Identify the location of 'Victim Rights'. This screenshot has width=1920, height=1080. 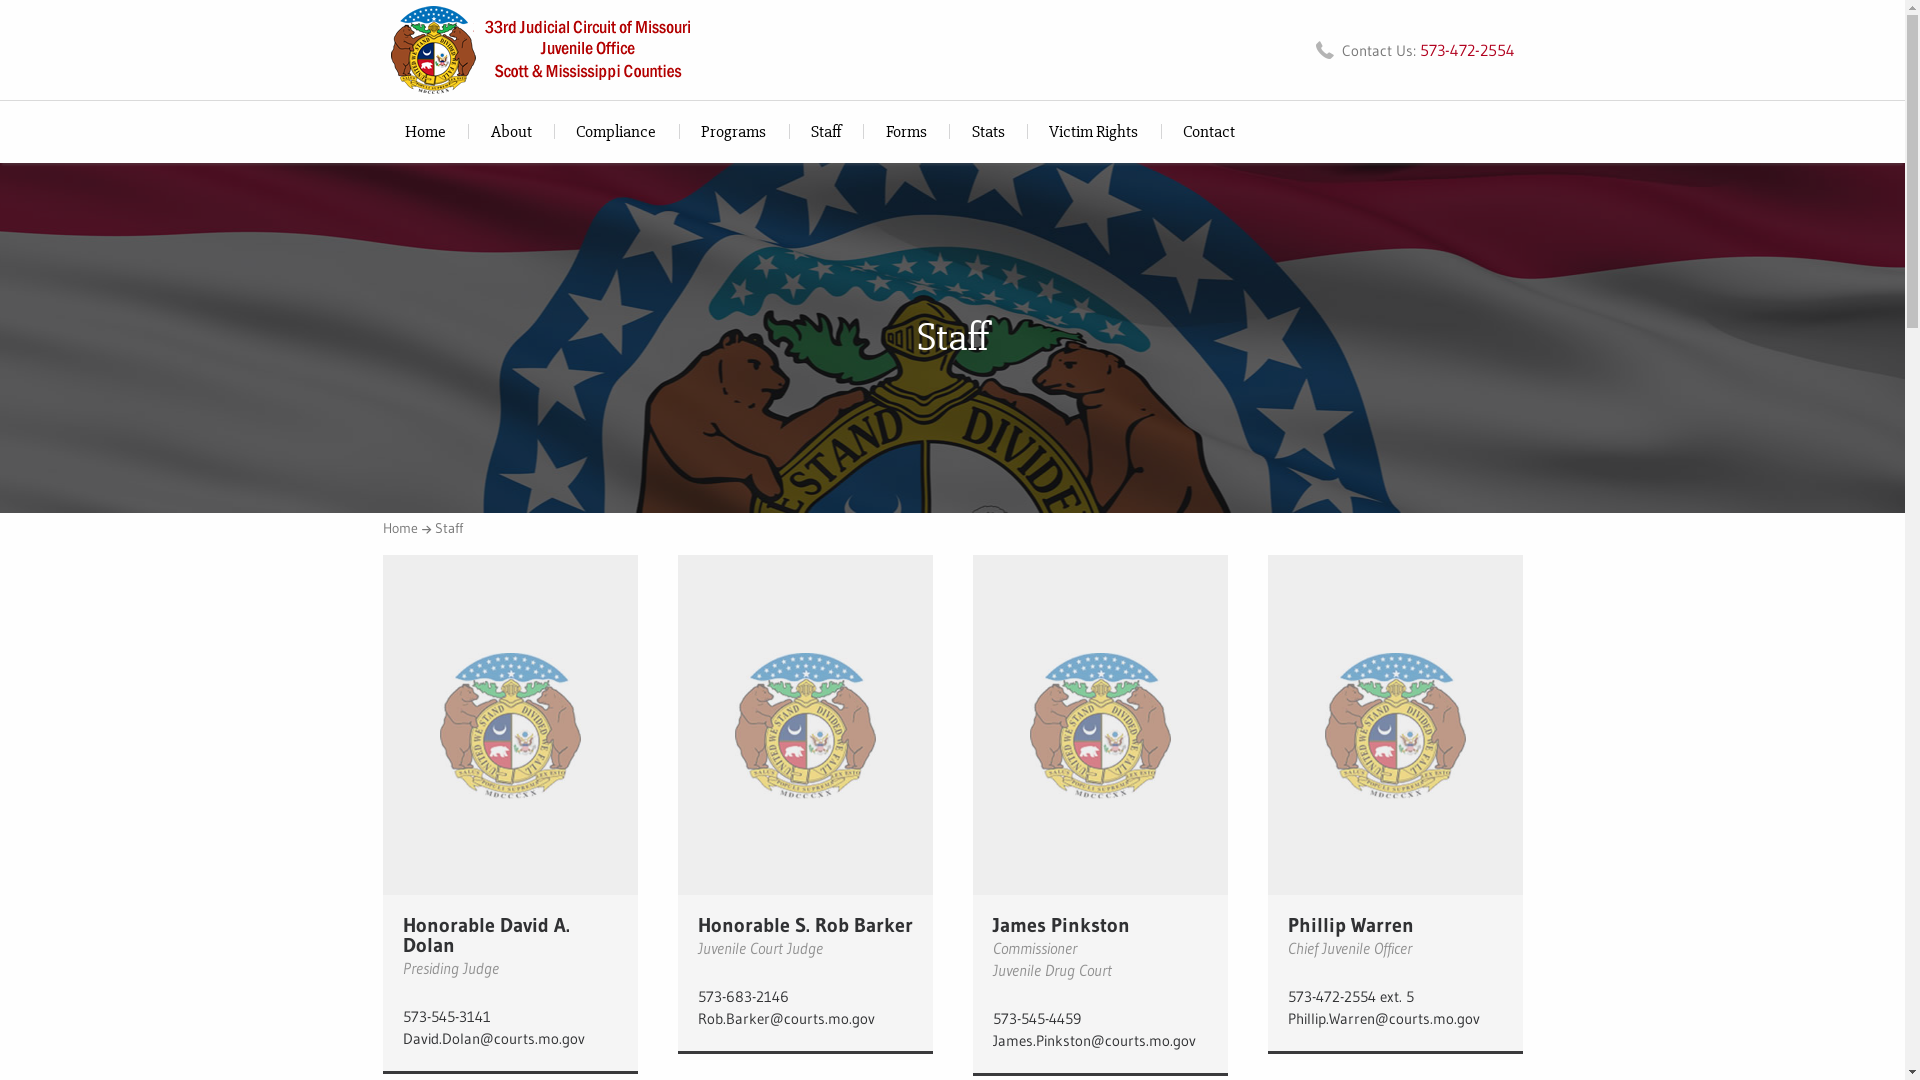
(1093, 131).